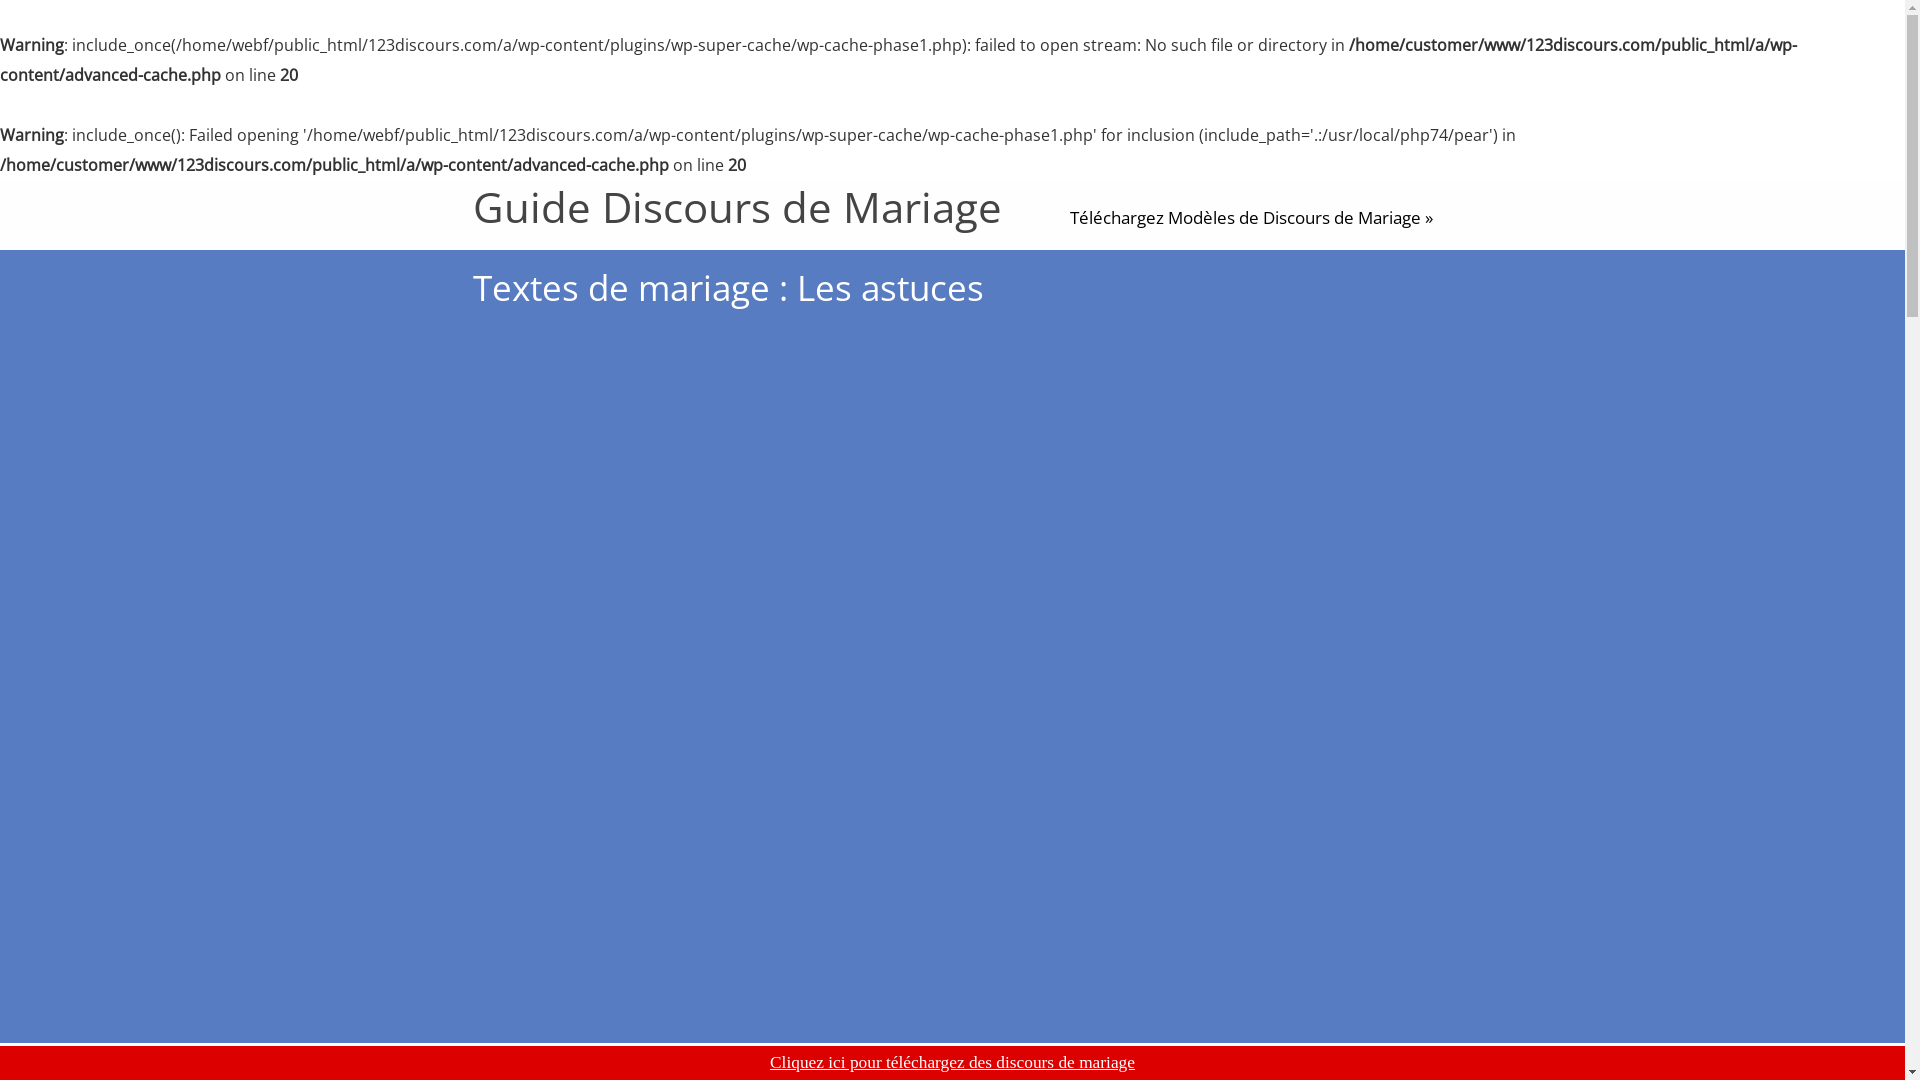  Describe the element at coordinates (735, 207) in the screenshot. I see `'Guide Discours de Mariage'` at that location.